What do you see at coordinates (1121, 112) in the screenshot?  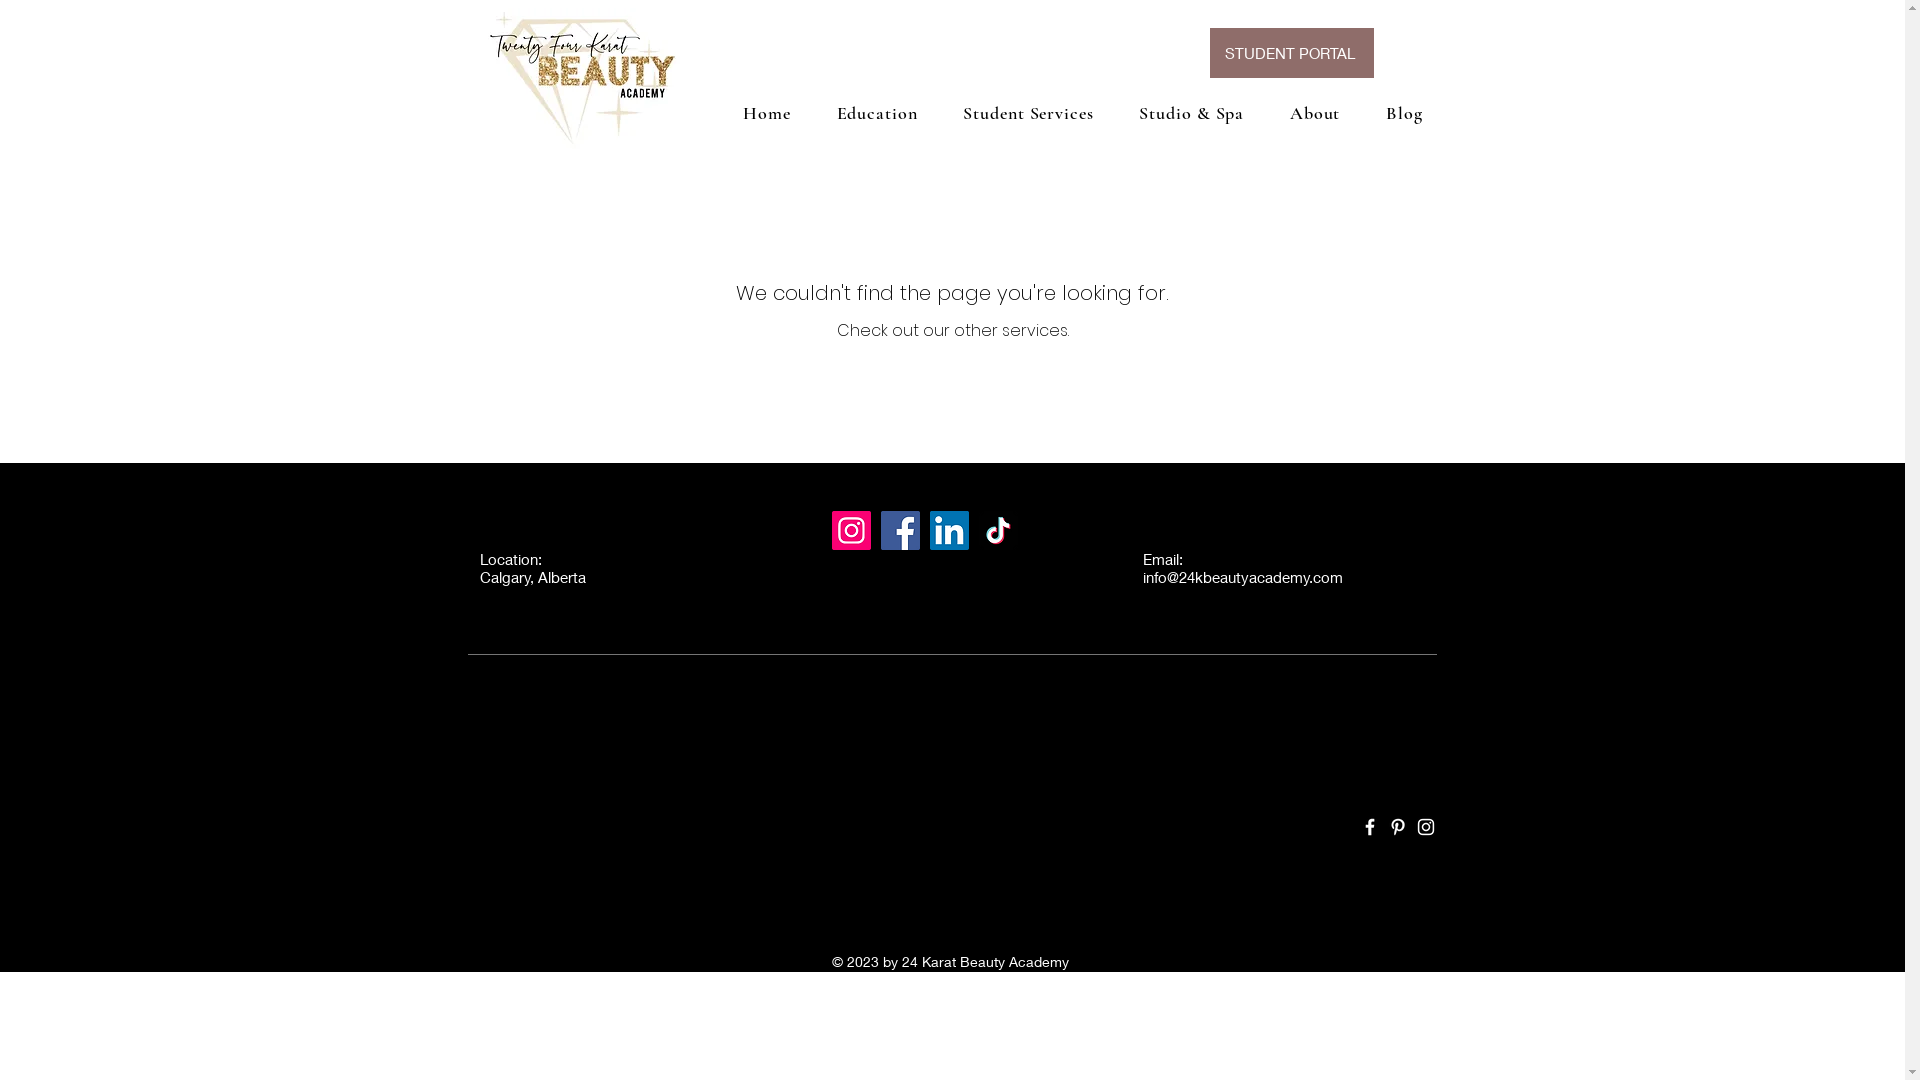 I see `'Studio & Spa'` at bounding box center [1121, 112].